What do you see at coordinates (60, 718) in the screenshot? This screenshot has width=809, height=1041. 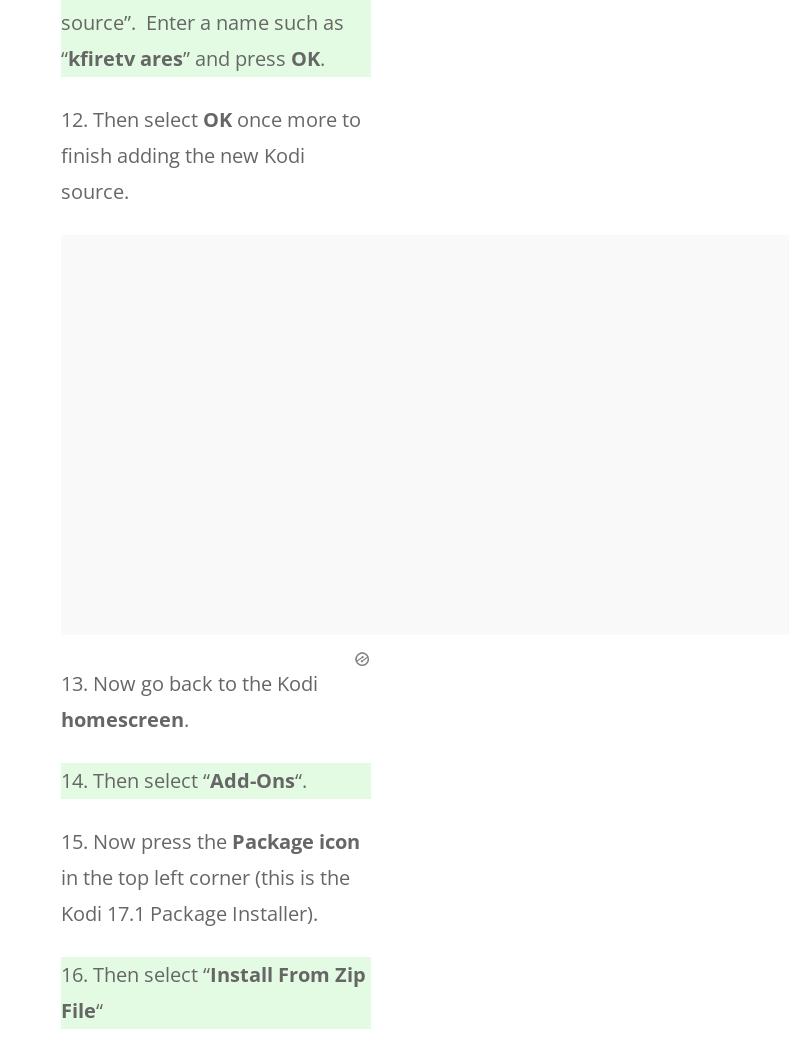 I see `'homescreen'` at bounding box center [60, 718].